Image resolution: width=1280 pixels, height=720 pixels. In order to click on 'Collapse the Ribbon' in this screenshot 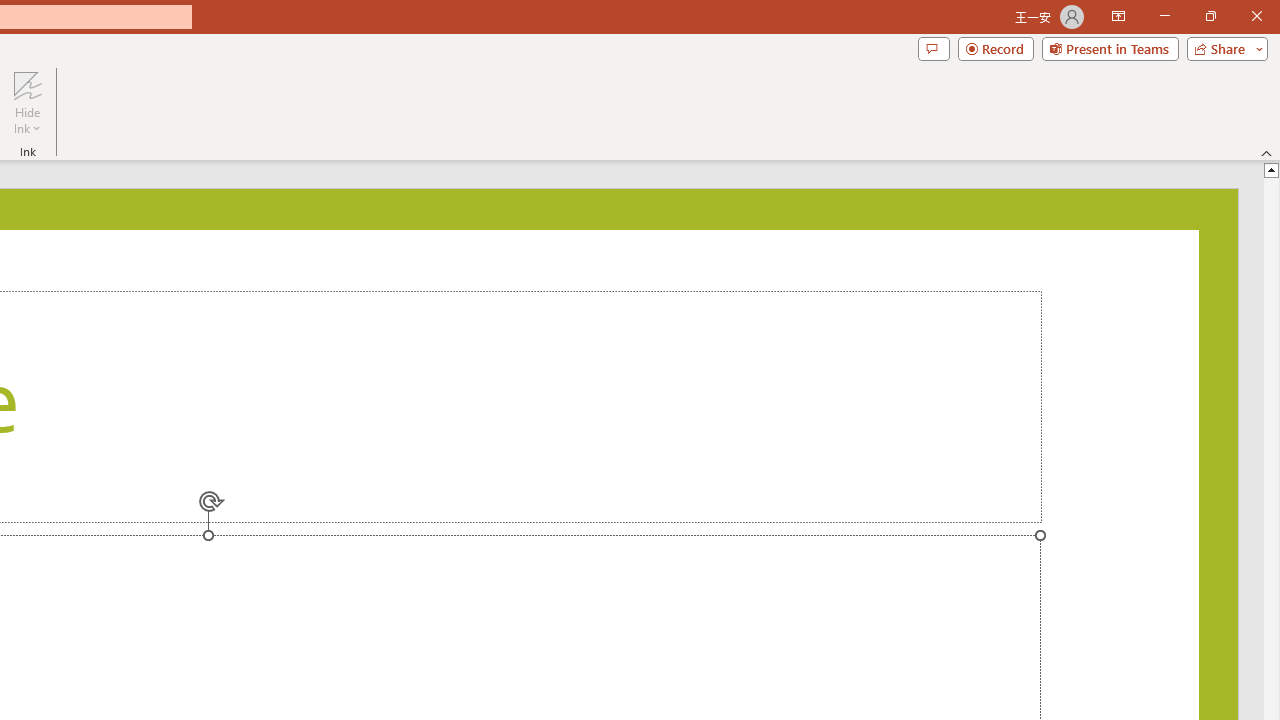, I will do `click(1266, 152)`.